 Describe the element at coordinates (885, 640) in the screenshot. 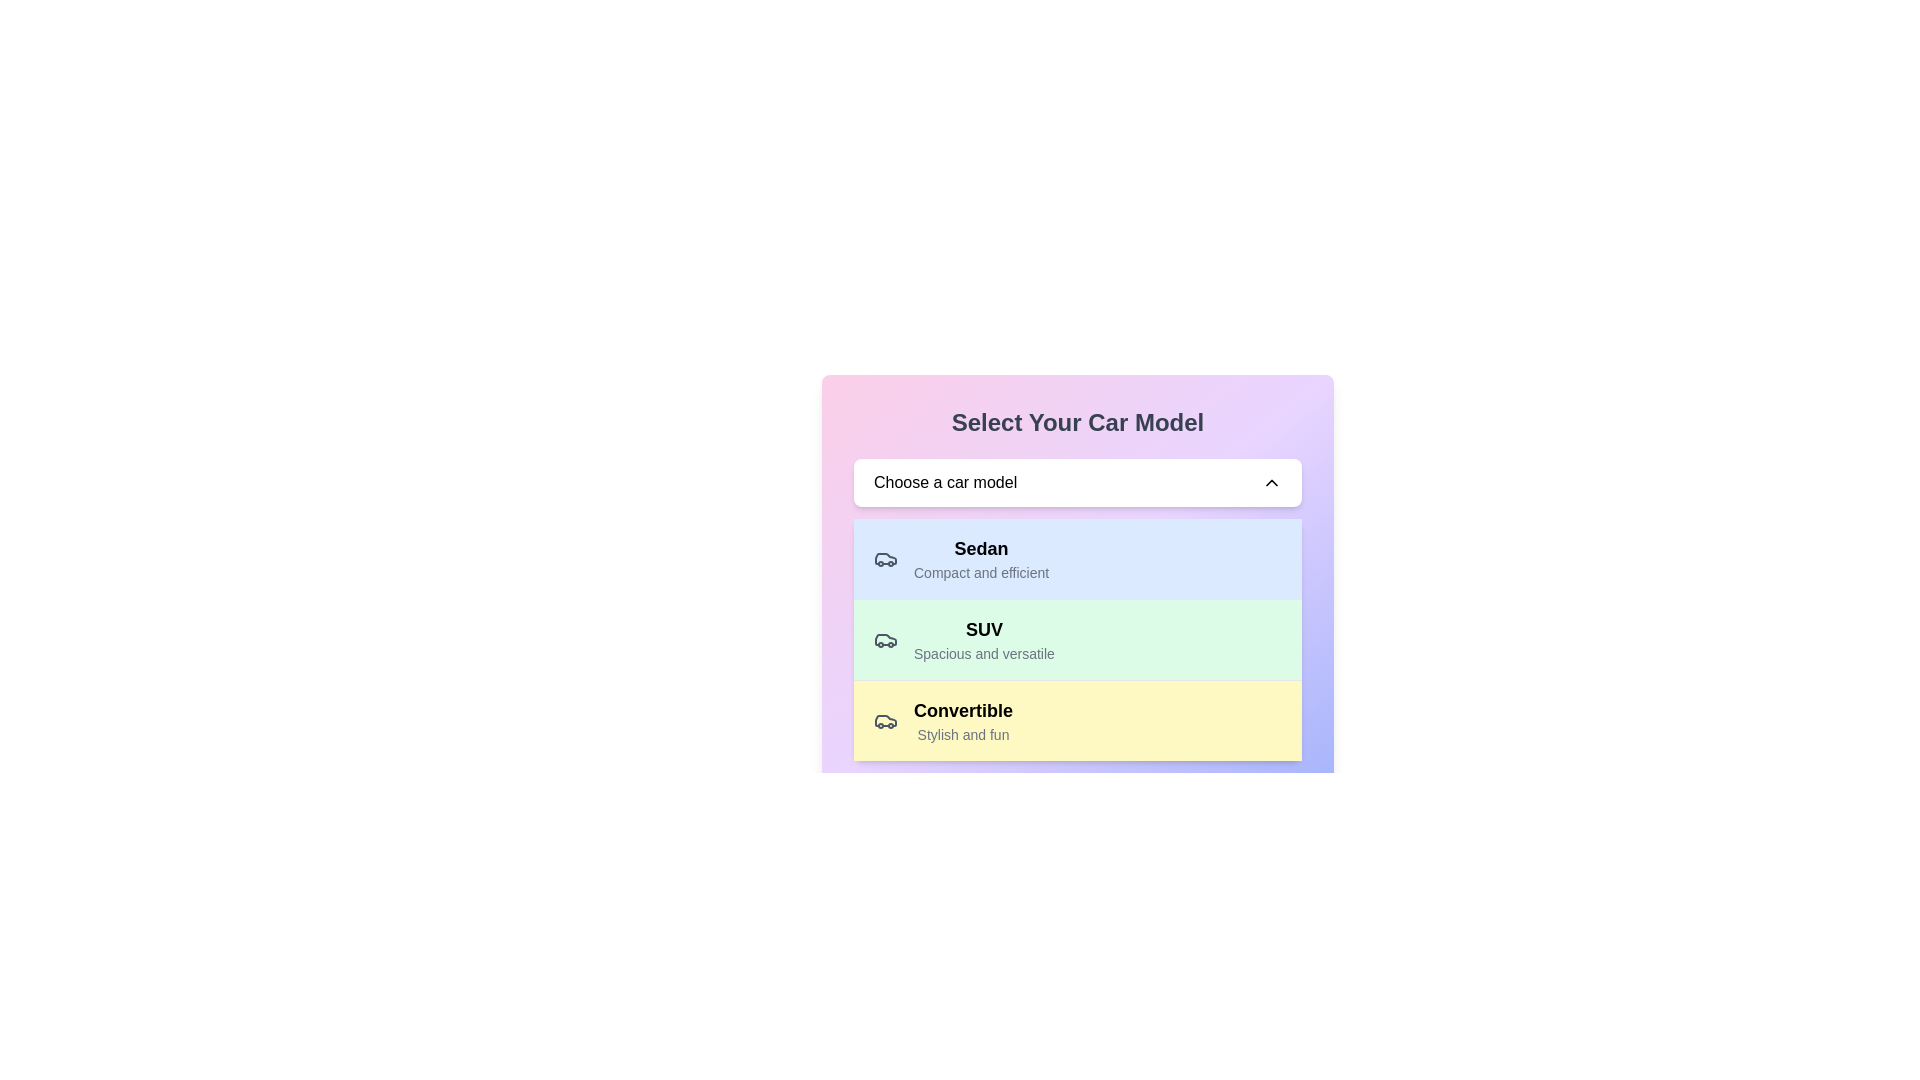

I see `the decorative SUV icon in the dropdown menu, which is a static graphical representation aiding in visual identification` at that location.